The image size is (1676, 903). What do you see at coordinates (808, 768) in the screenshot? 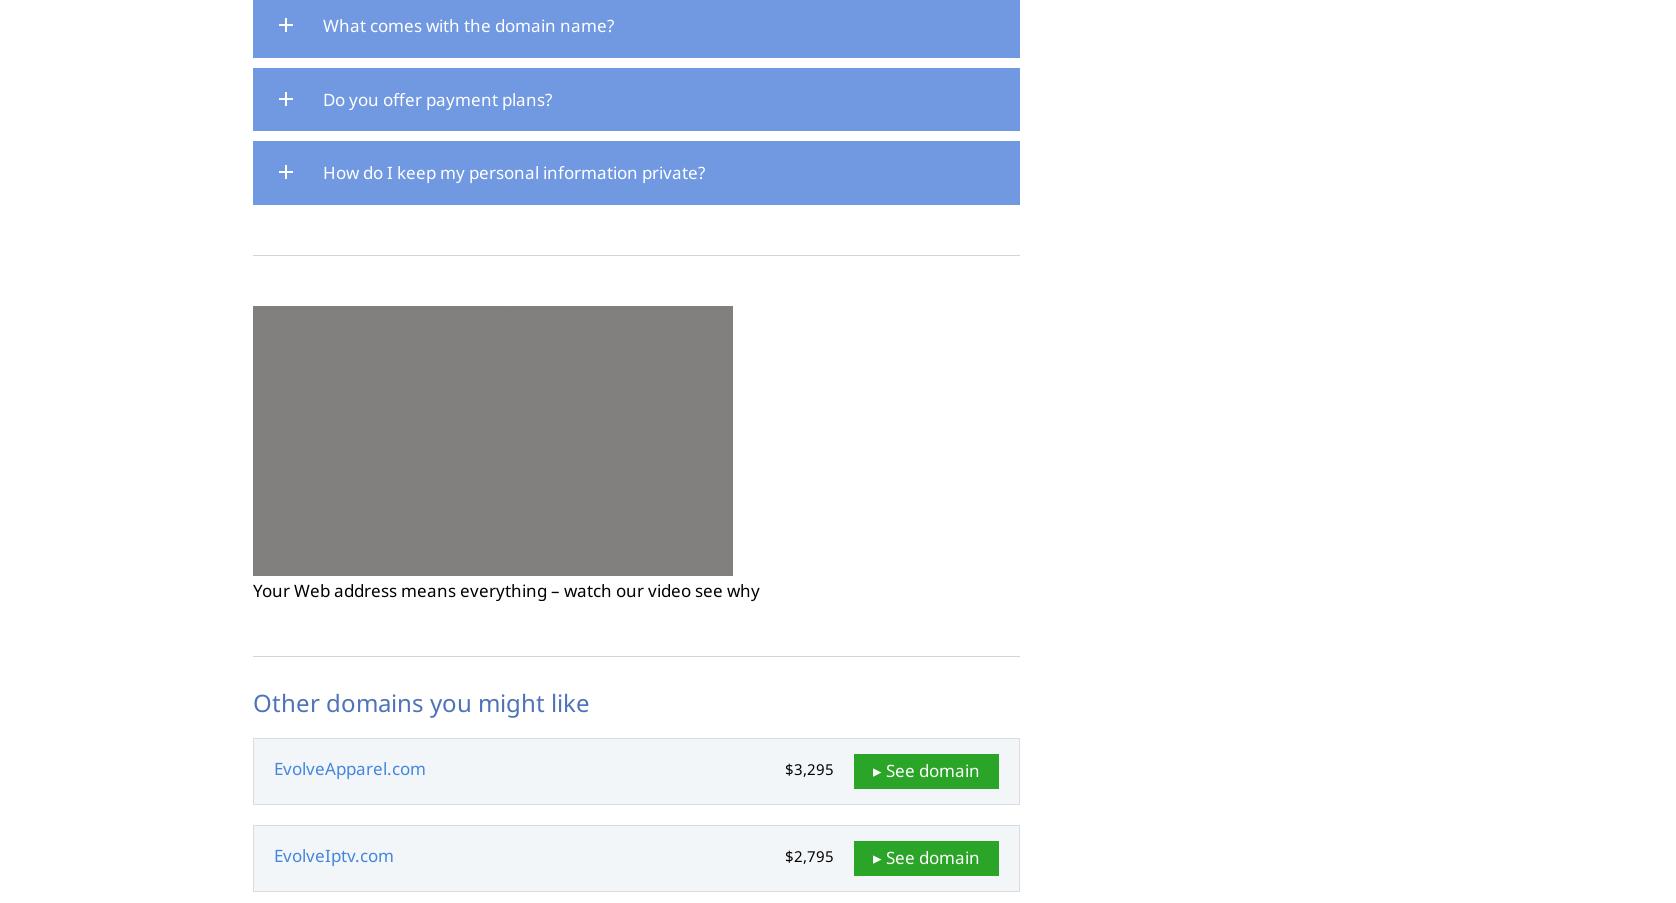
I see `'$3,295'` at bounding box center [808, 768].